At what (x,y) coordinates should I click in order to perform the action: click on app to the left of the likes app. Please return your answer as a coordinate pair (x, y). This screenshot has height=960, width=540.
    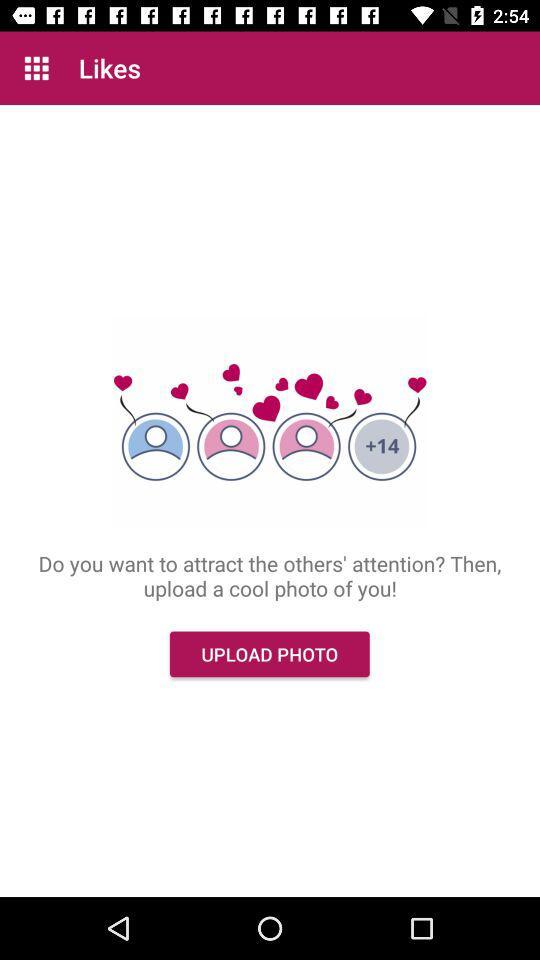
    Looking at the image, I should click on (36, 68).